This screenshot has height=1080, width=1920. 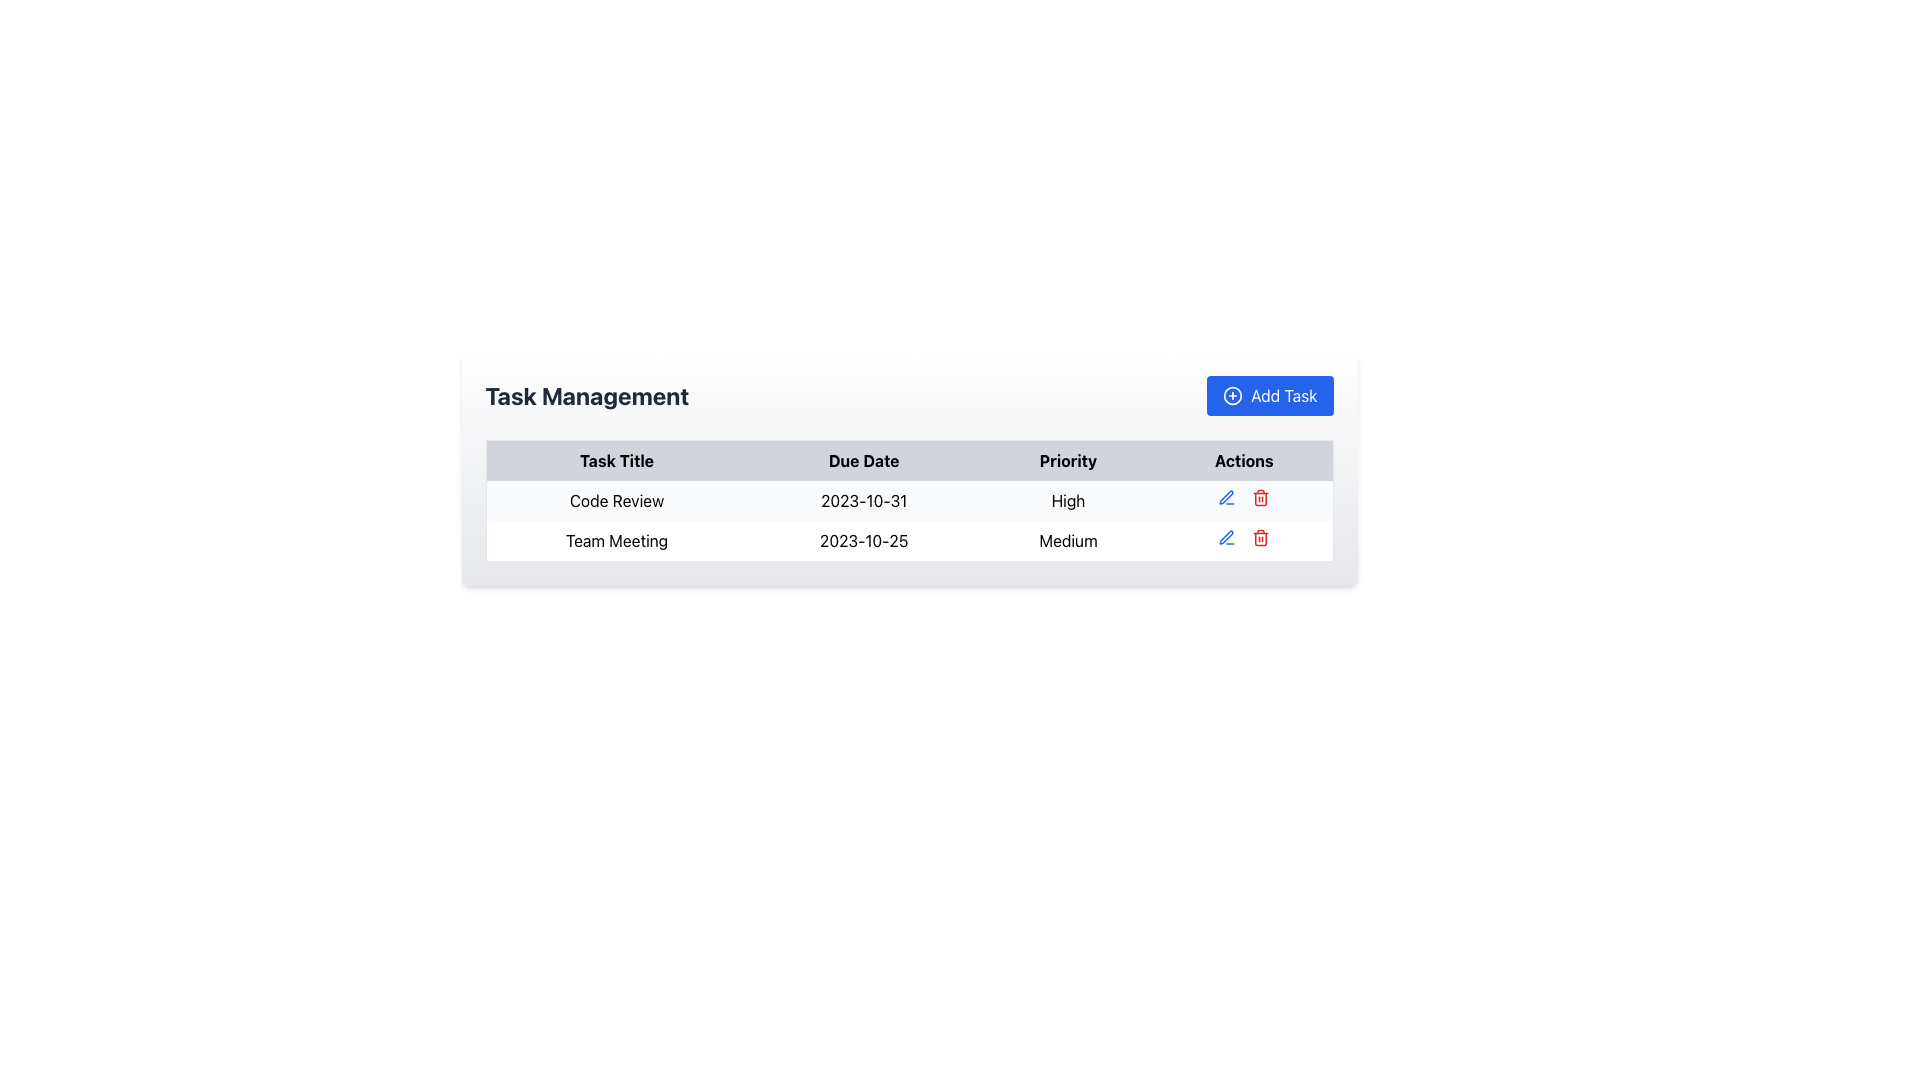 I want to click on the delete icon located in the Actions column of the second row of the task table, so click(x=1260, y=496).